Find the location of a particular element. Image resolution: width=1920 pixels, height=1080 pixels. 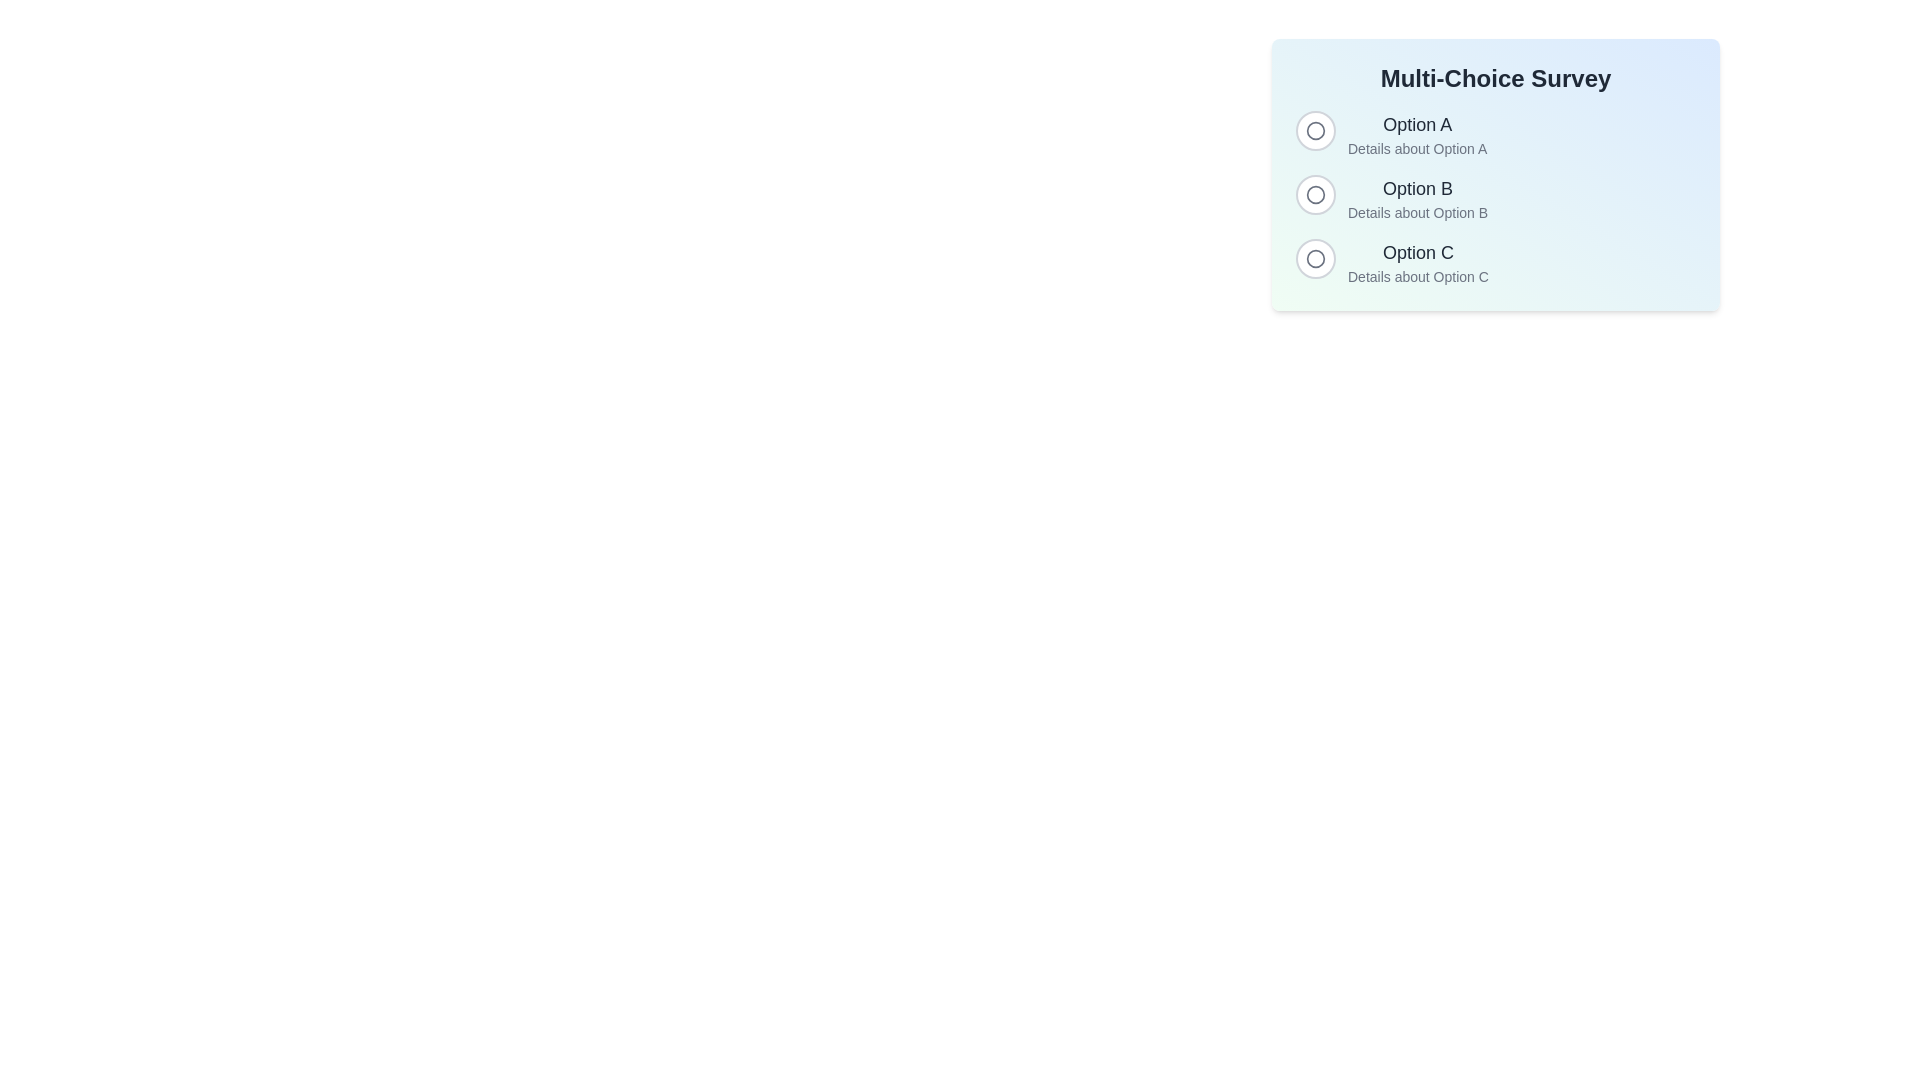

the visual indicator part of the radio button corresponding to 'Option B' in the multi-choice survey interface is located at coordinates (1315, 195).